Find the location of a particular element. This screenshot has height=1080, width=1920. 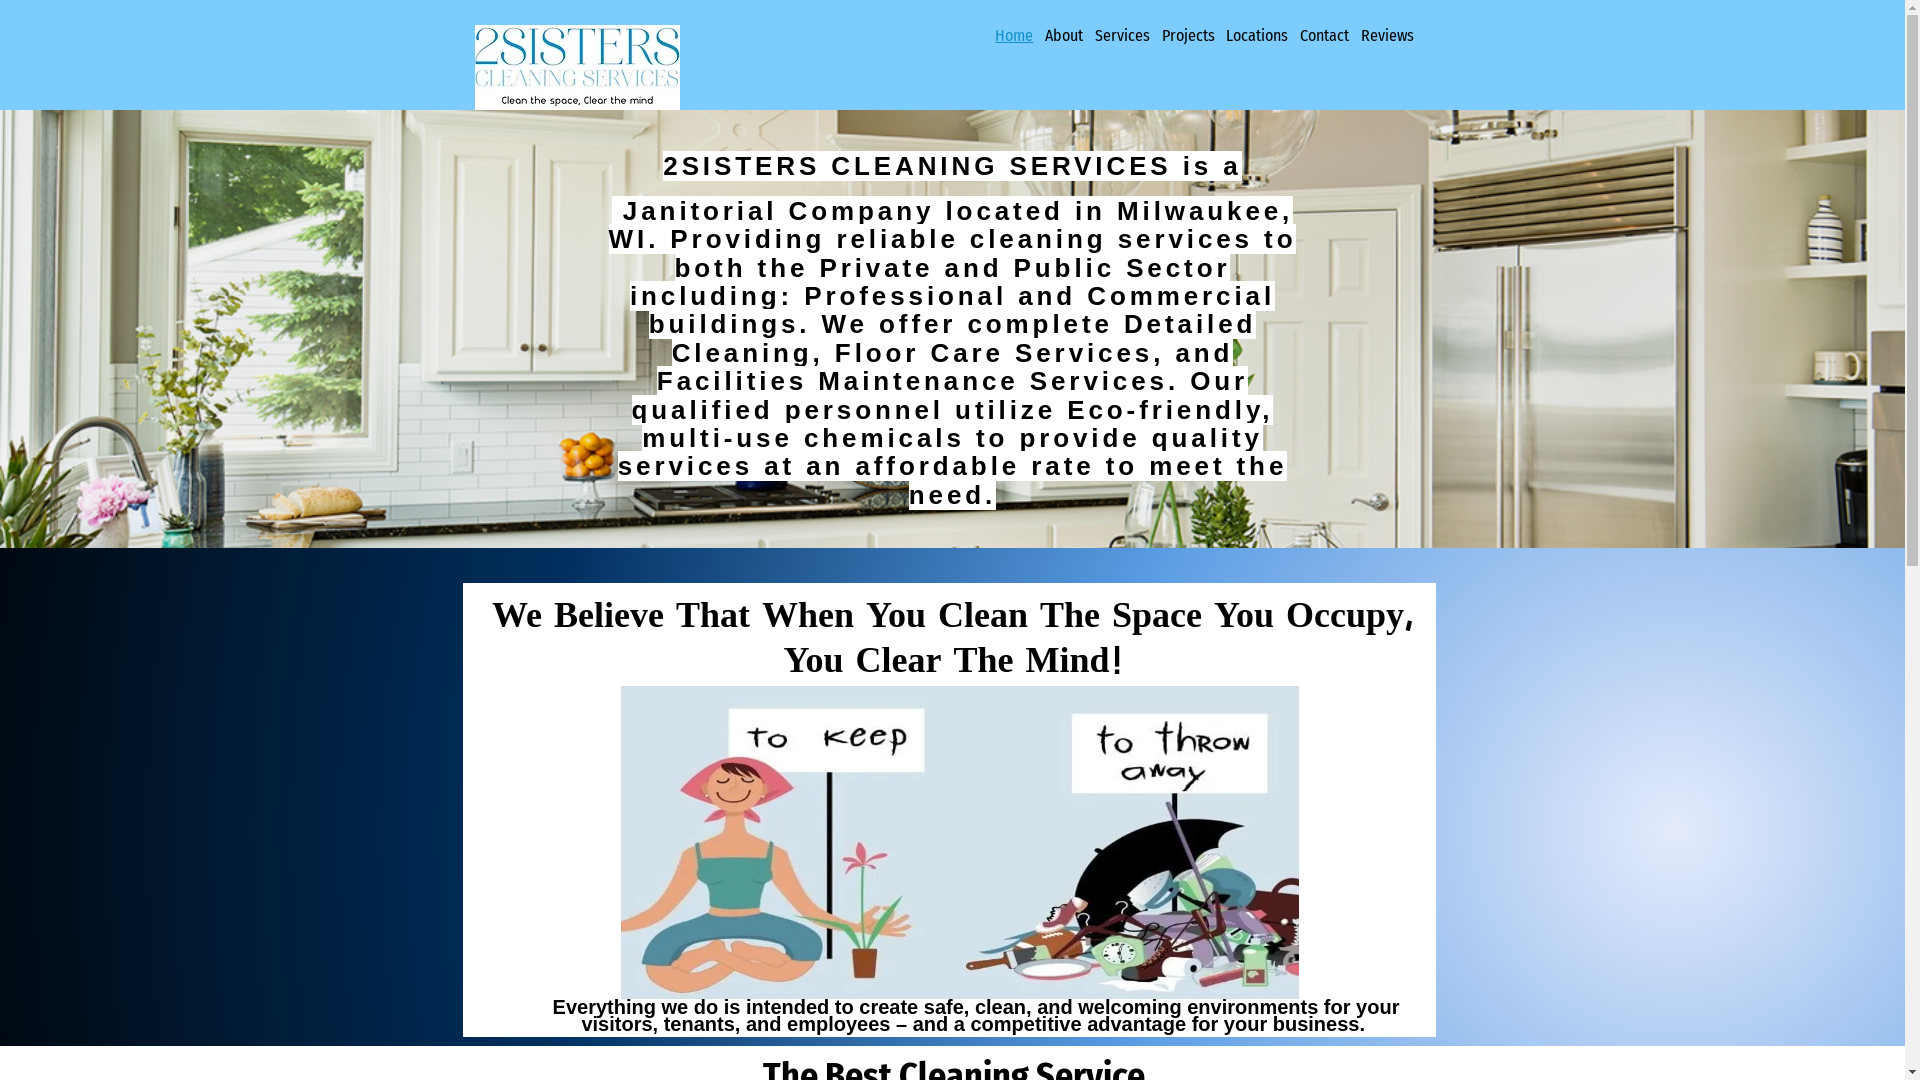

'Reviews' is located at coordinates (1386, 35).